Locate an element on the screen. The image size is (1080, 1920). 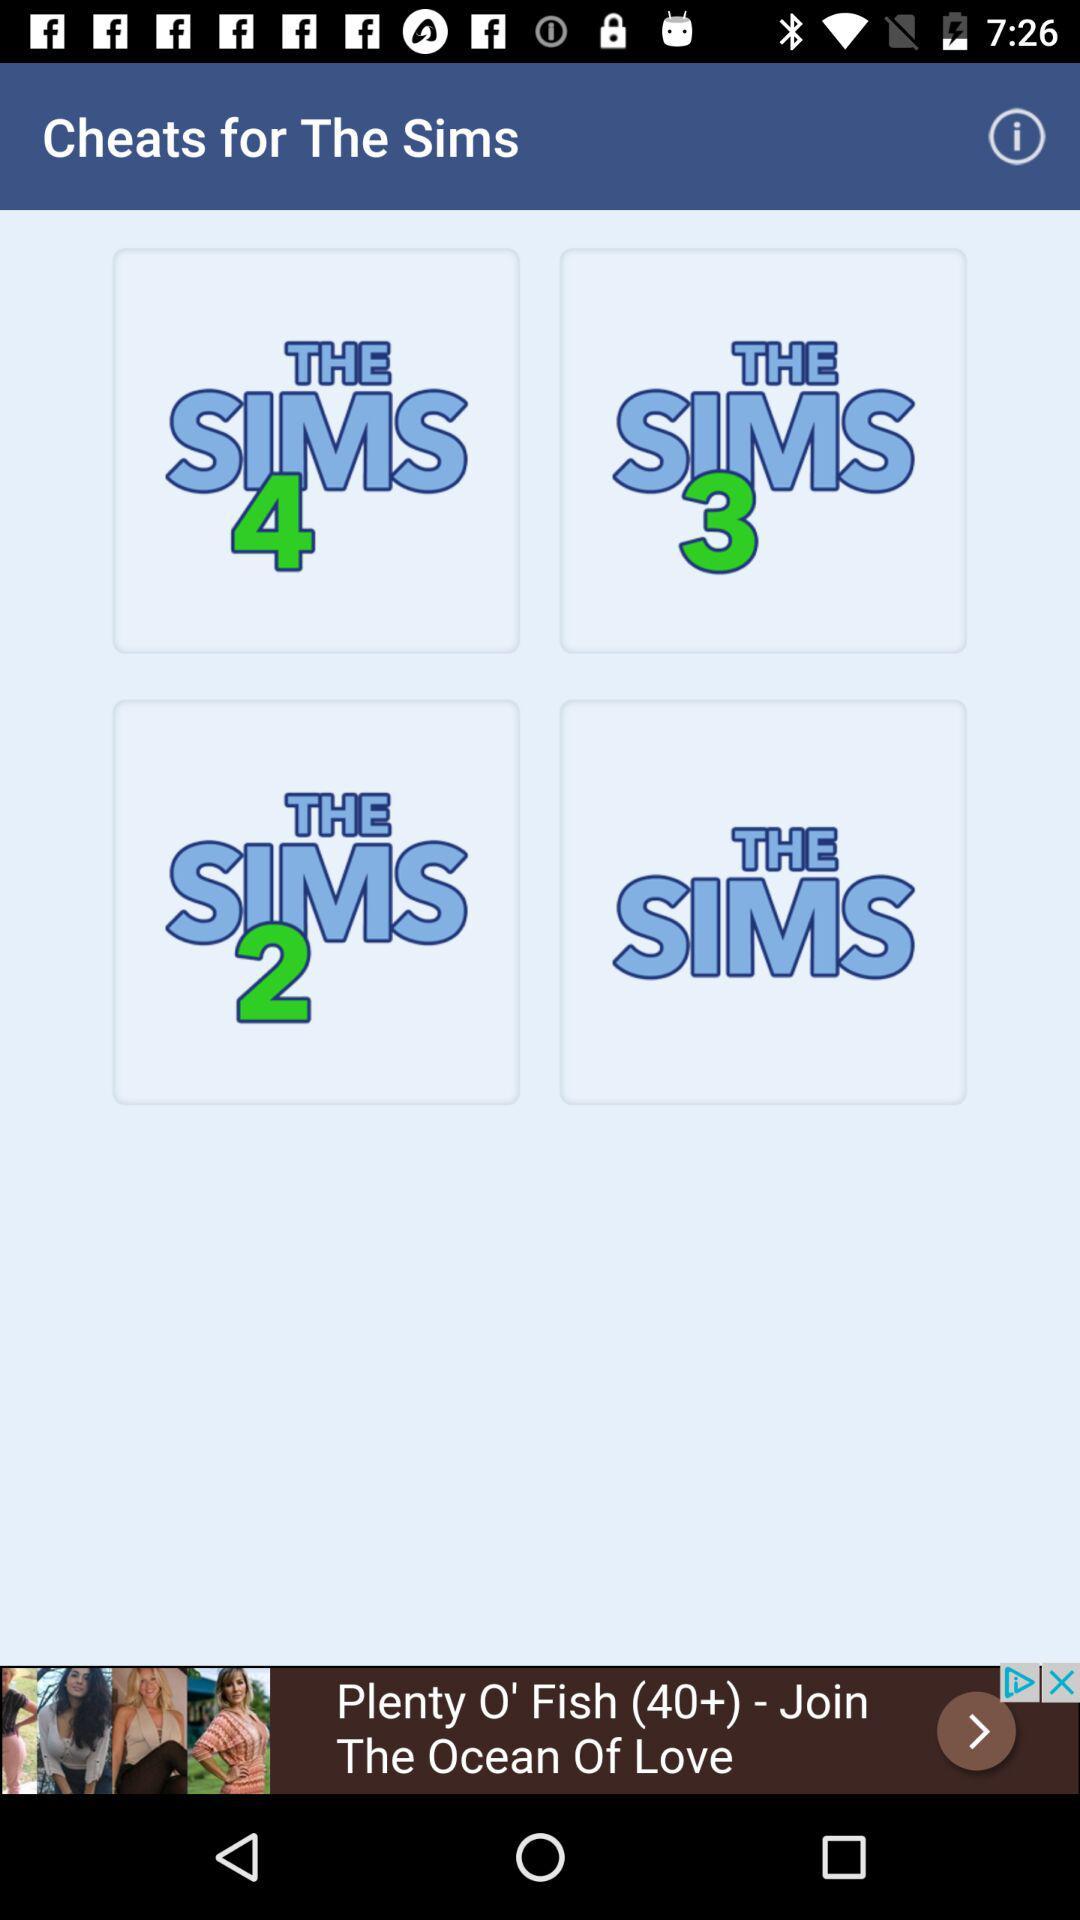
advertisement is located at coordinates (540, 1727).